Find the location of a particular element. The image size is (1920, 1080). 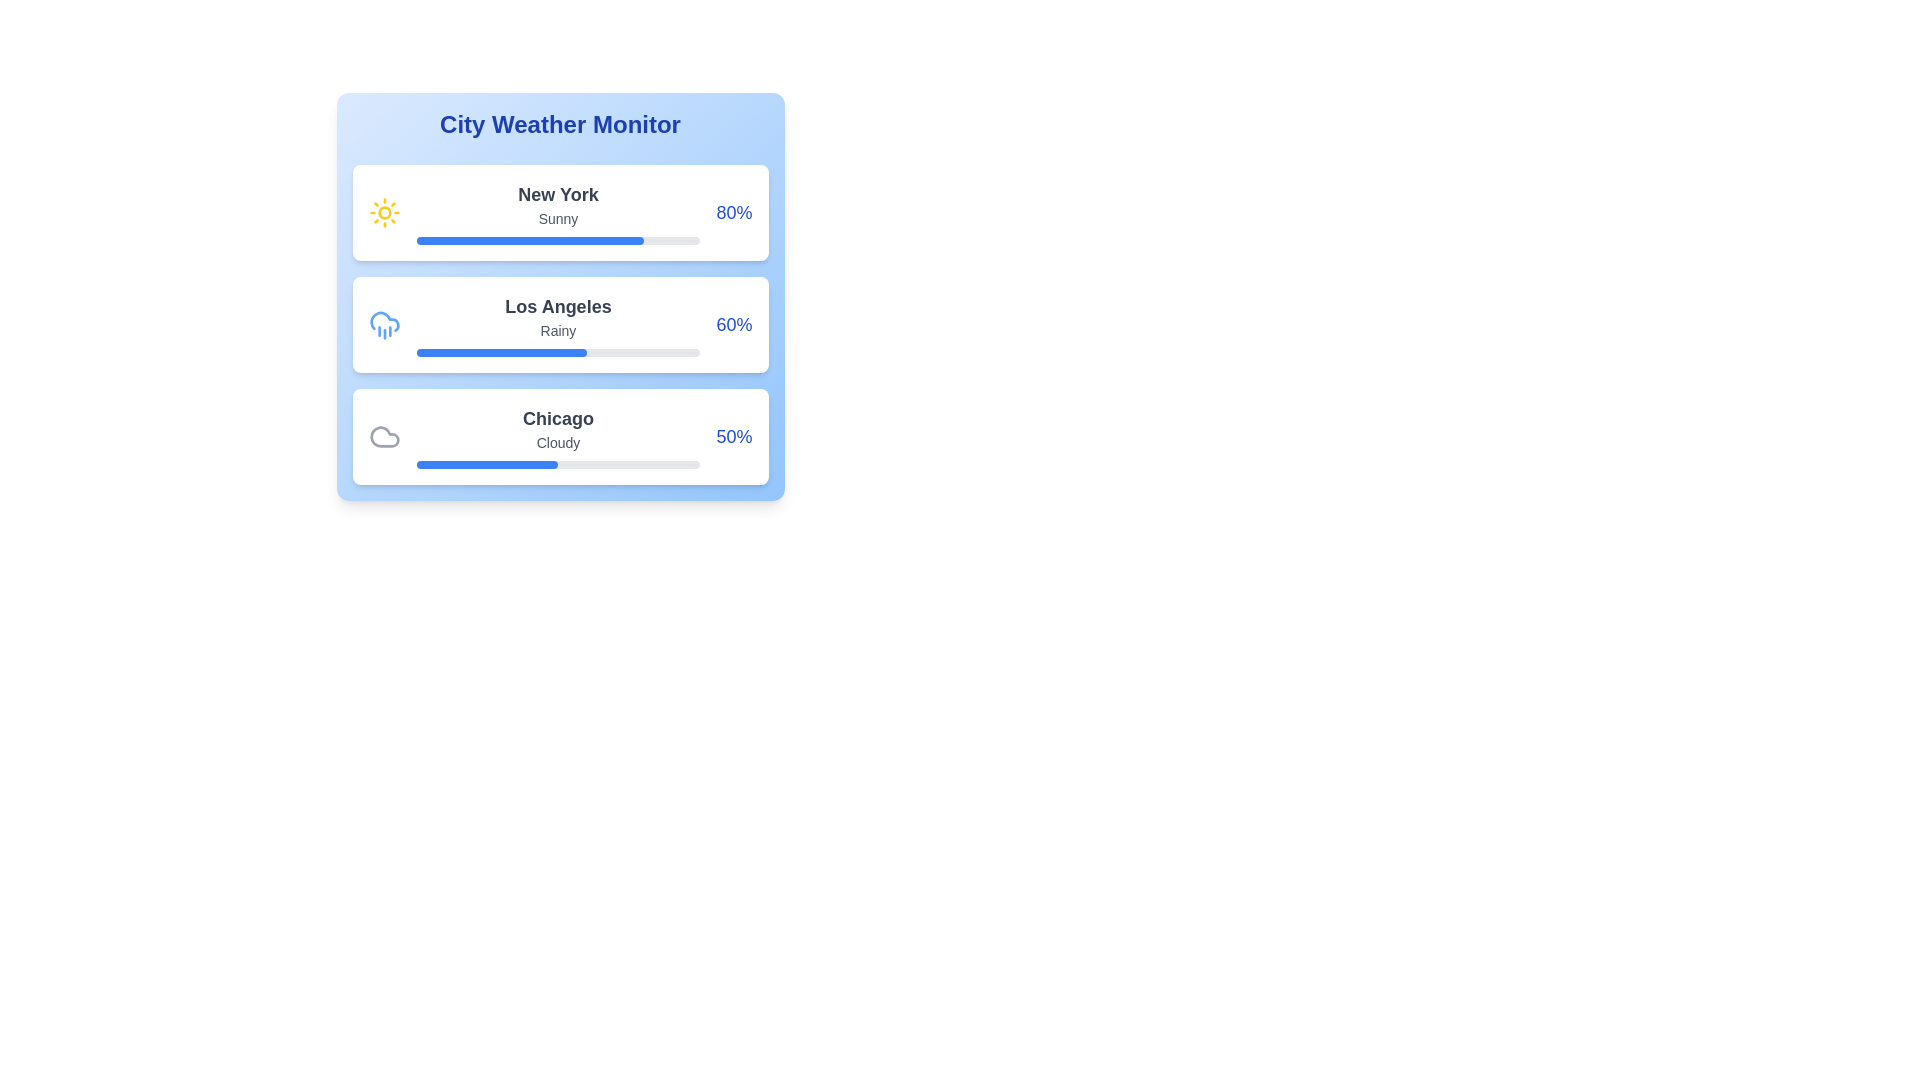

the static text label displaying '50%' in the bottom-right corner of the 'Chicago' weather section, which indicates the progress of the weather progress bar is located at coordinates (733, 435).